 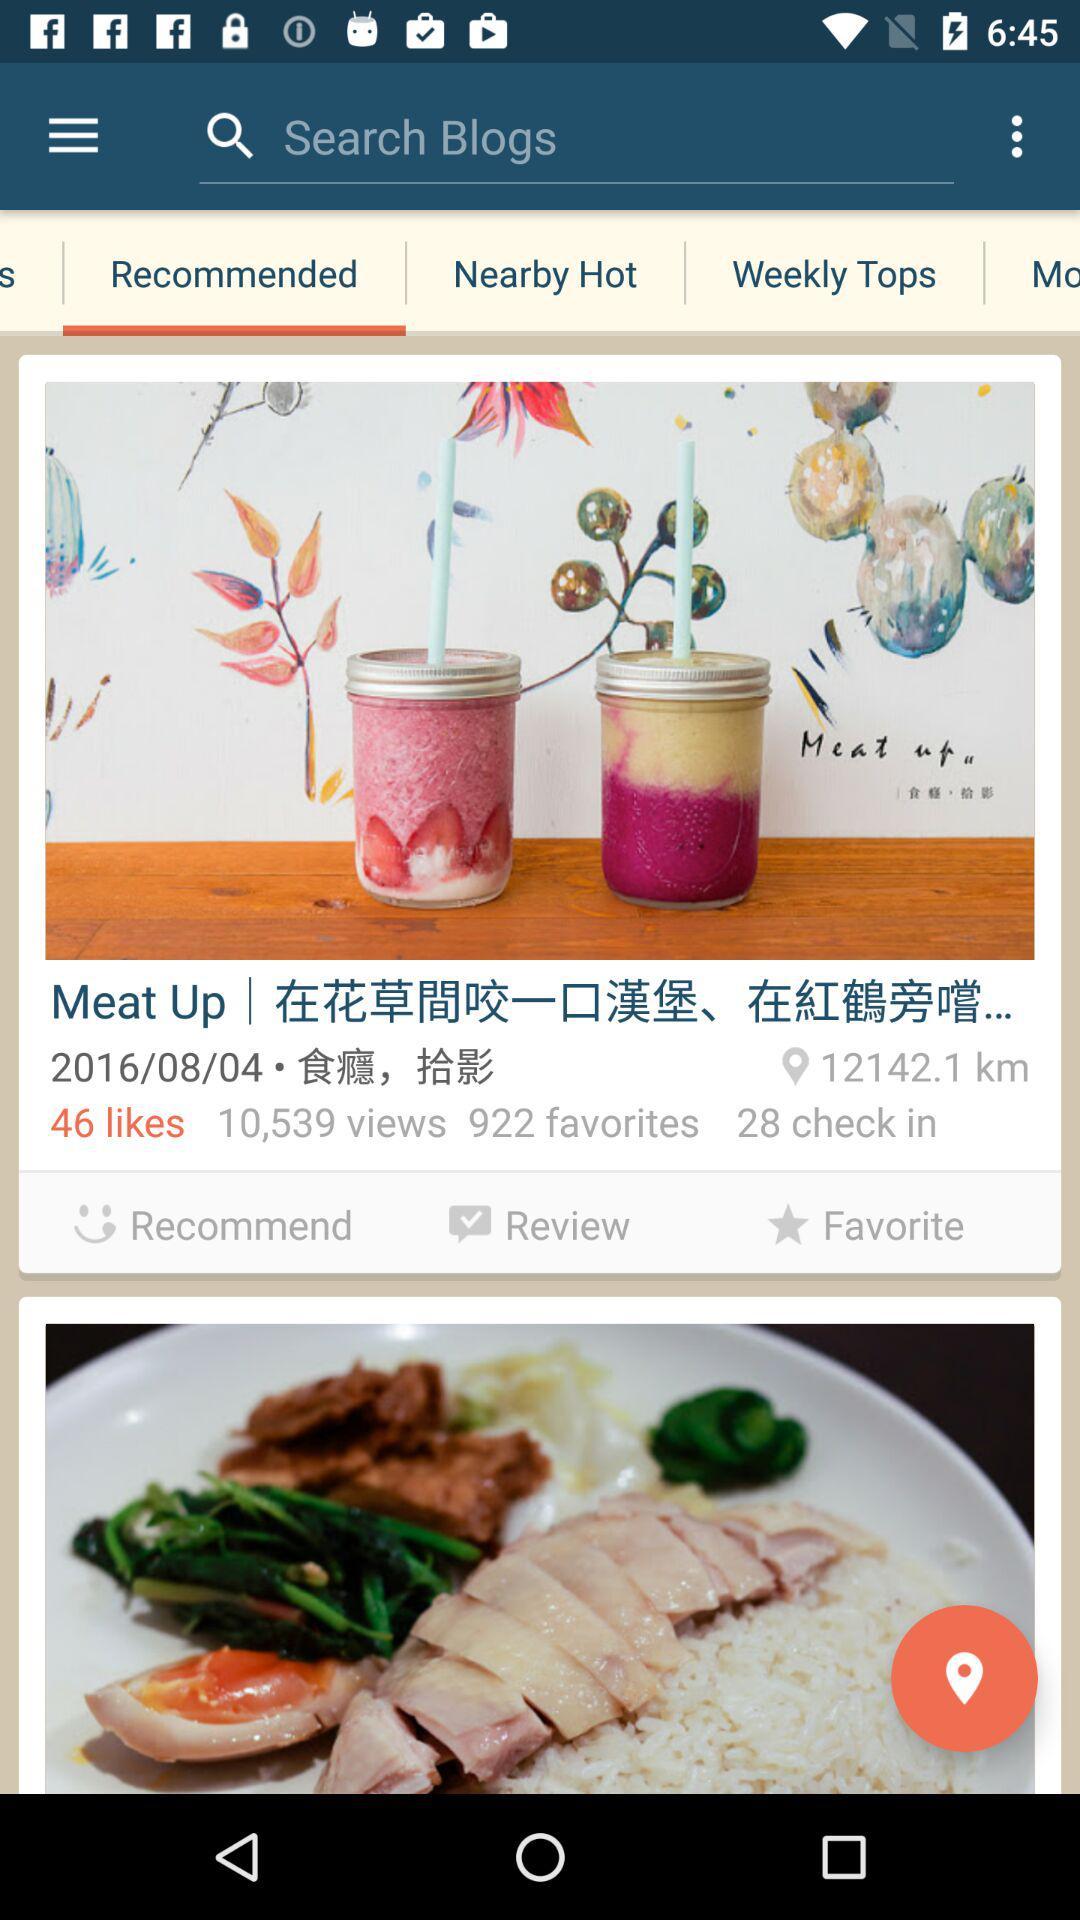 I want to click on icon next to the new blogs, so click(x=233, y=272).